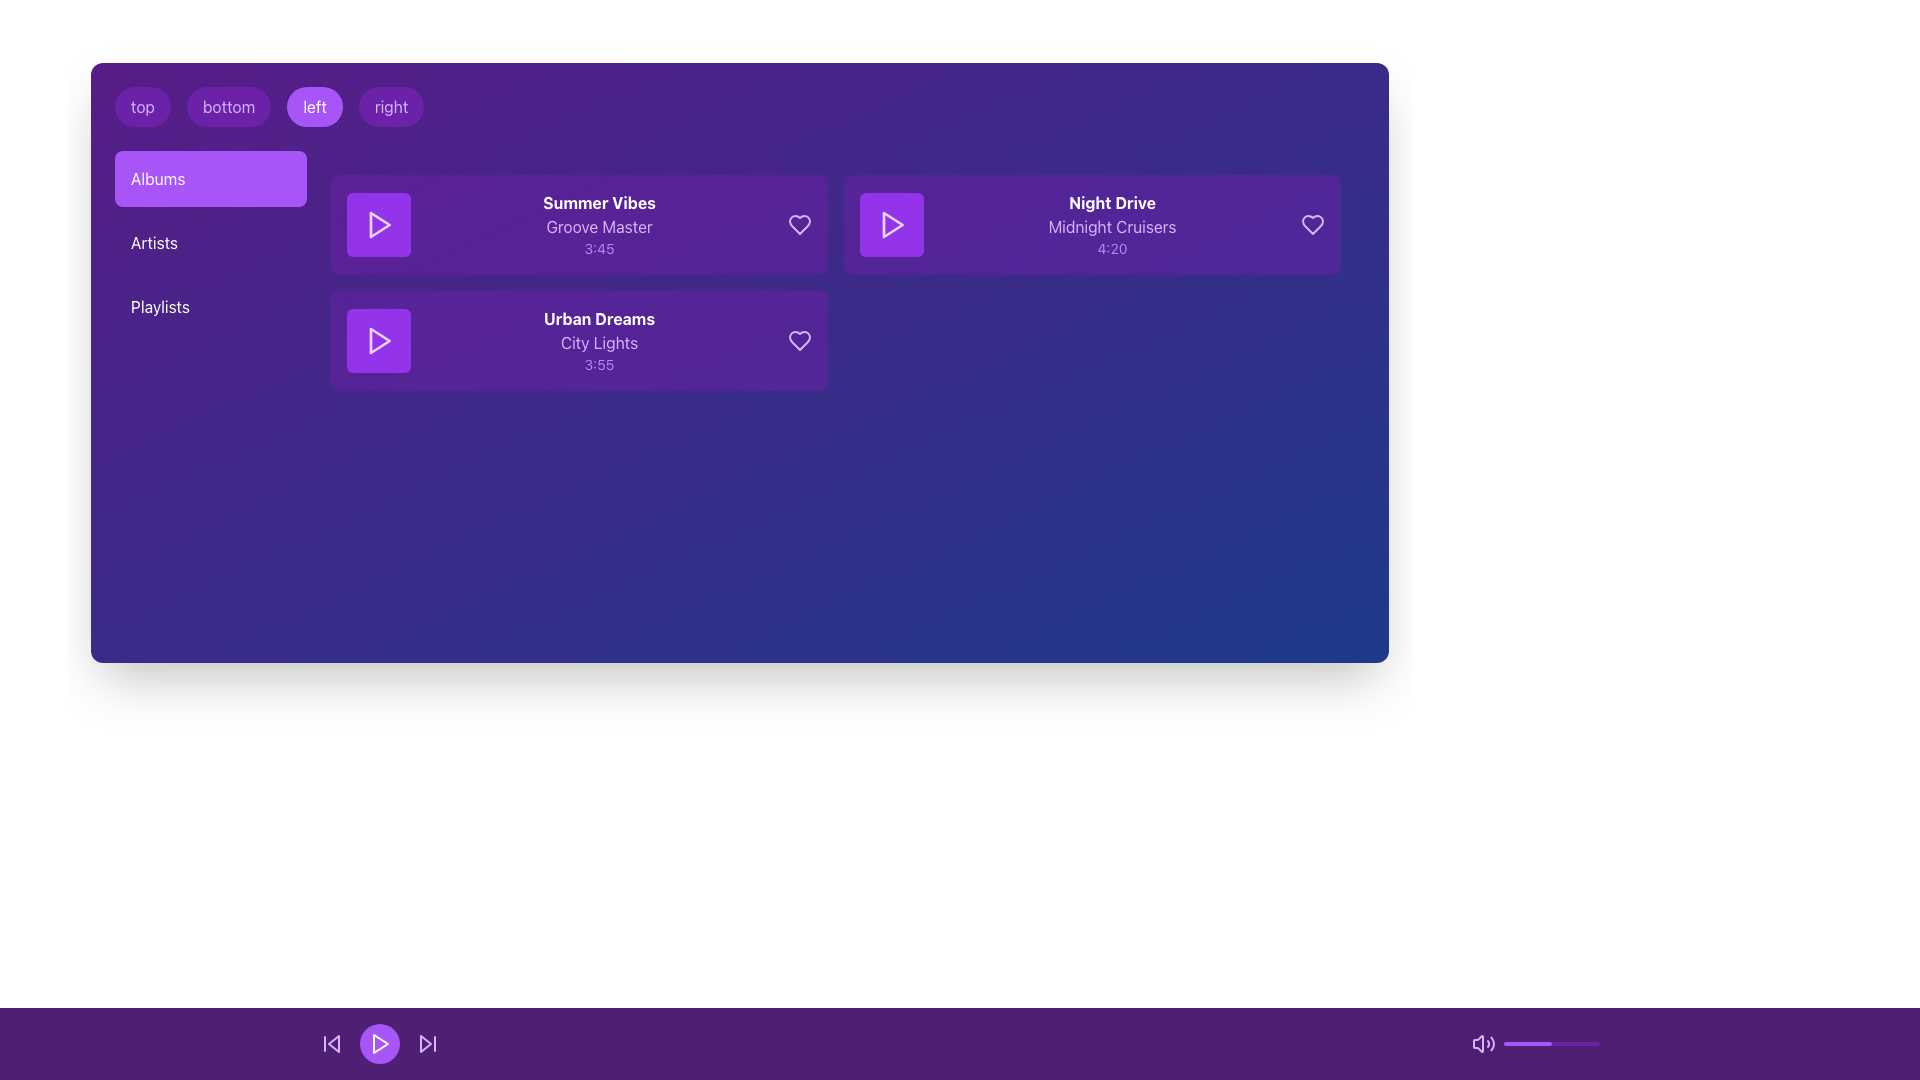  Describe the element at coordinates (891, 224) in the screenshot. I see `the triangular play icon with a purple outline located in the top-right part of the interface within the square button associated with the 'Night Drive' track` at that location.